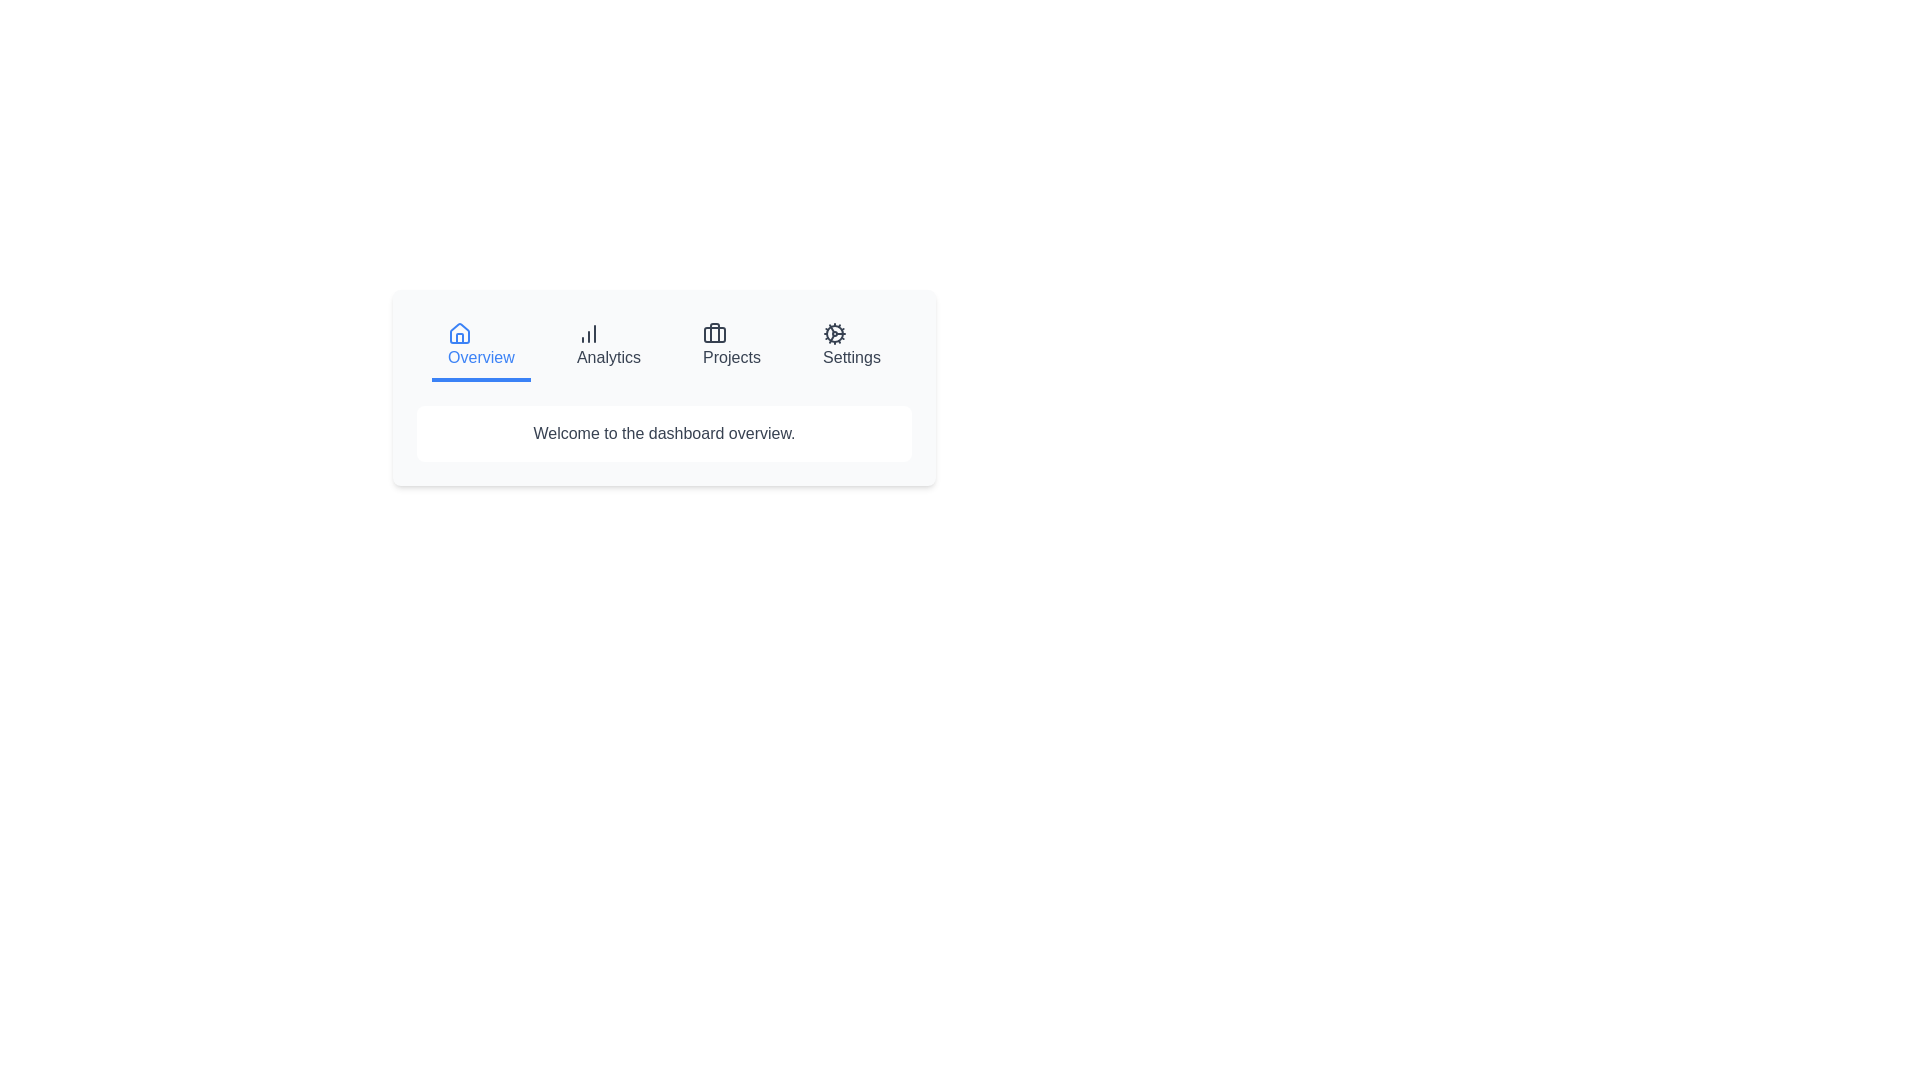 This screenshot has height=1080, width=1920. I want to click on the tab labeled Analytics, so click(607, 346).